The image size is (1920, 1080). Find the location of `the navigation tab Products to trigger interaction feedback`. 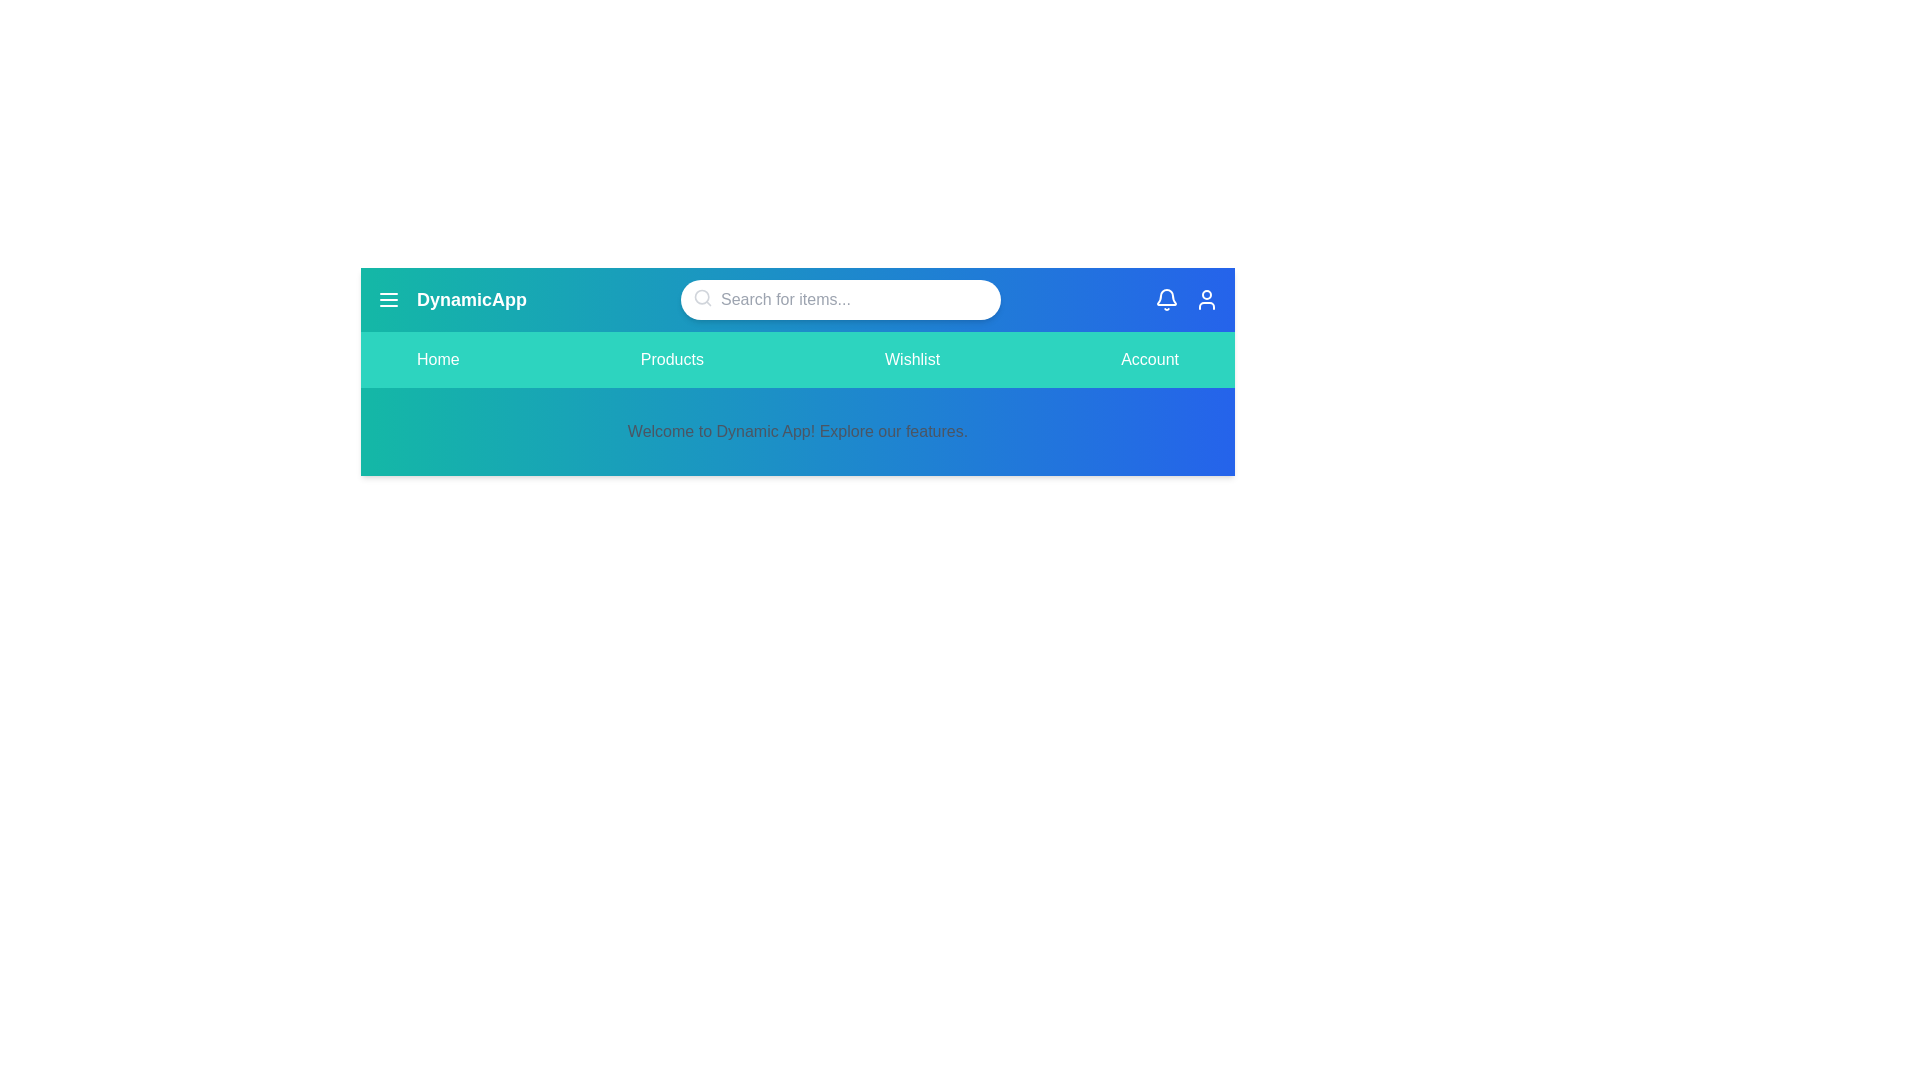

the navigation tab Products to trigger interaction feedback is located at coordinates (672, 358).